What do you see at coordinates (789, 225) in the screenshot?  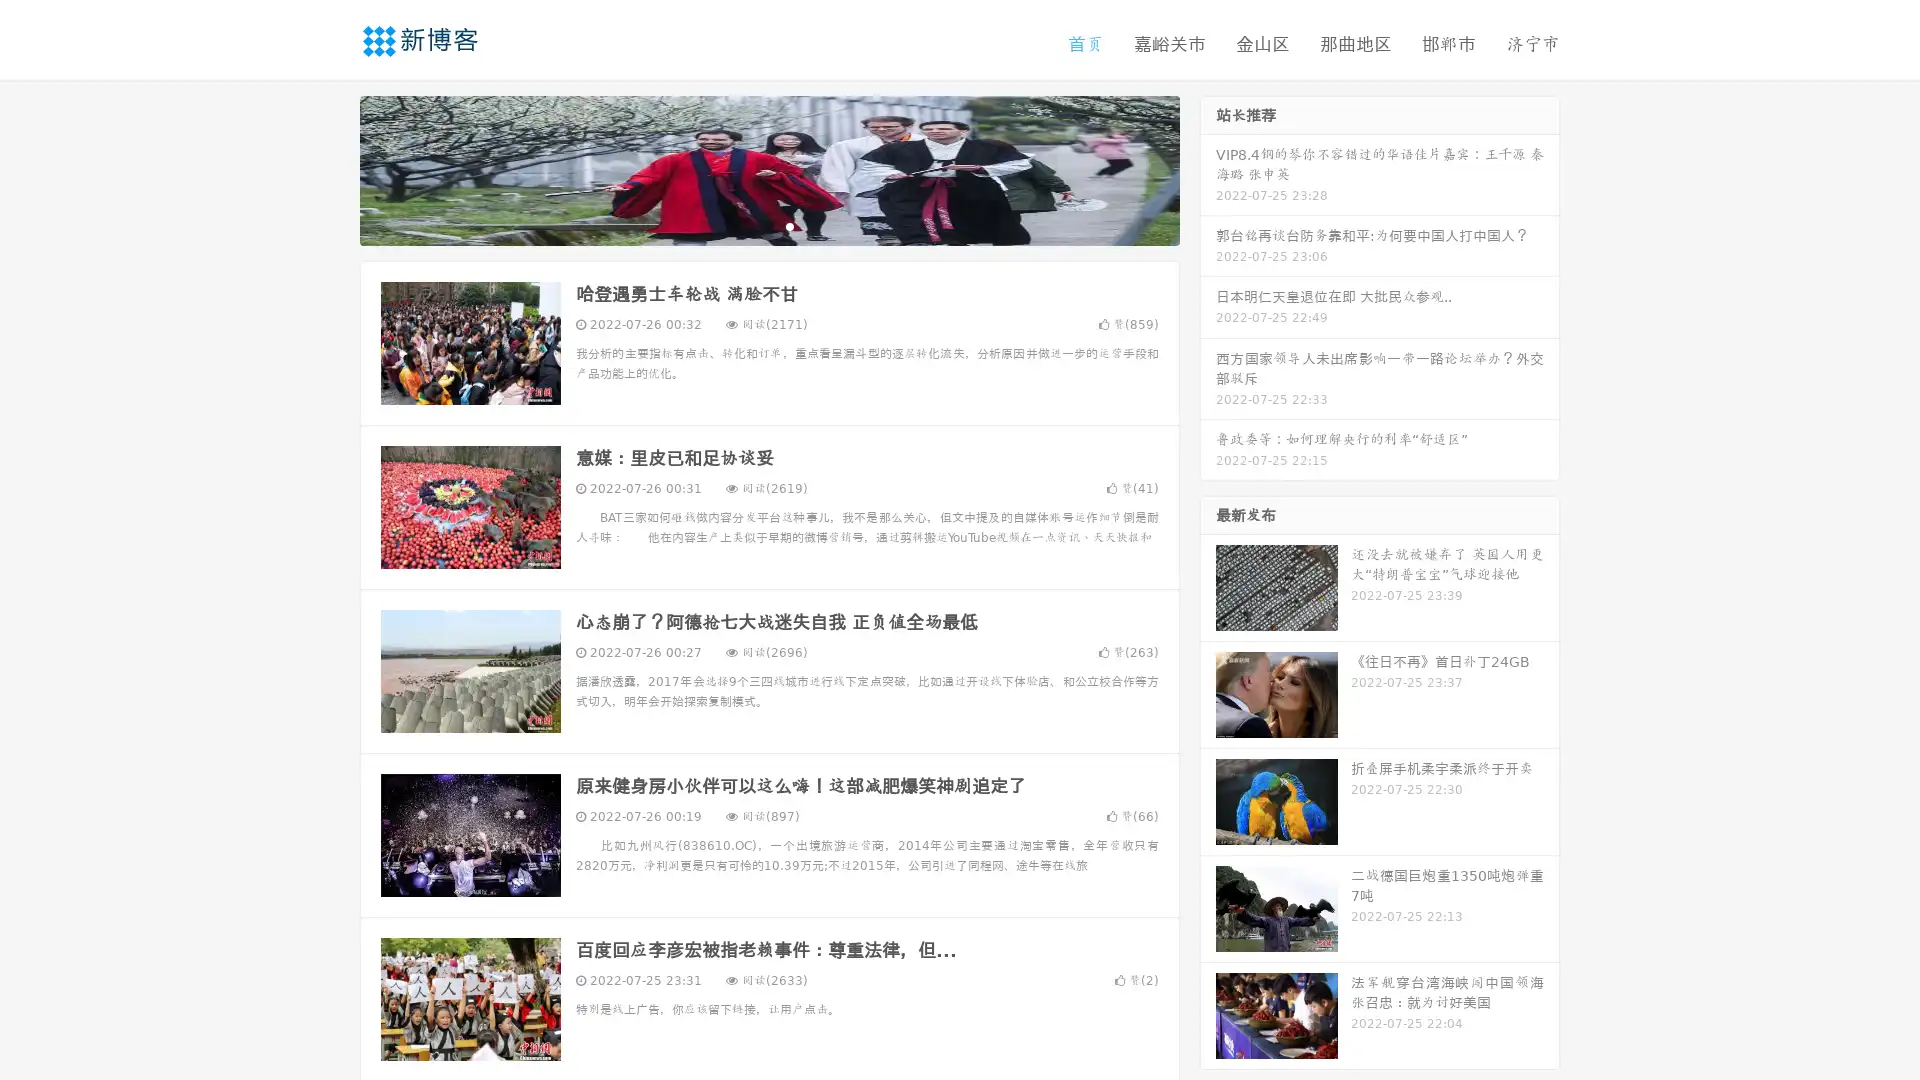 I see `Go to slide 3` at bounding box center [789, 225].